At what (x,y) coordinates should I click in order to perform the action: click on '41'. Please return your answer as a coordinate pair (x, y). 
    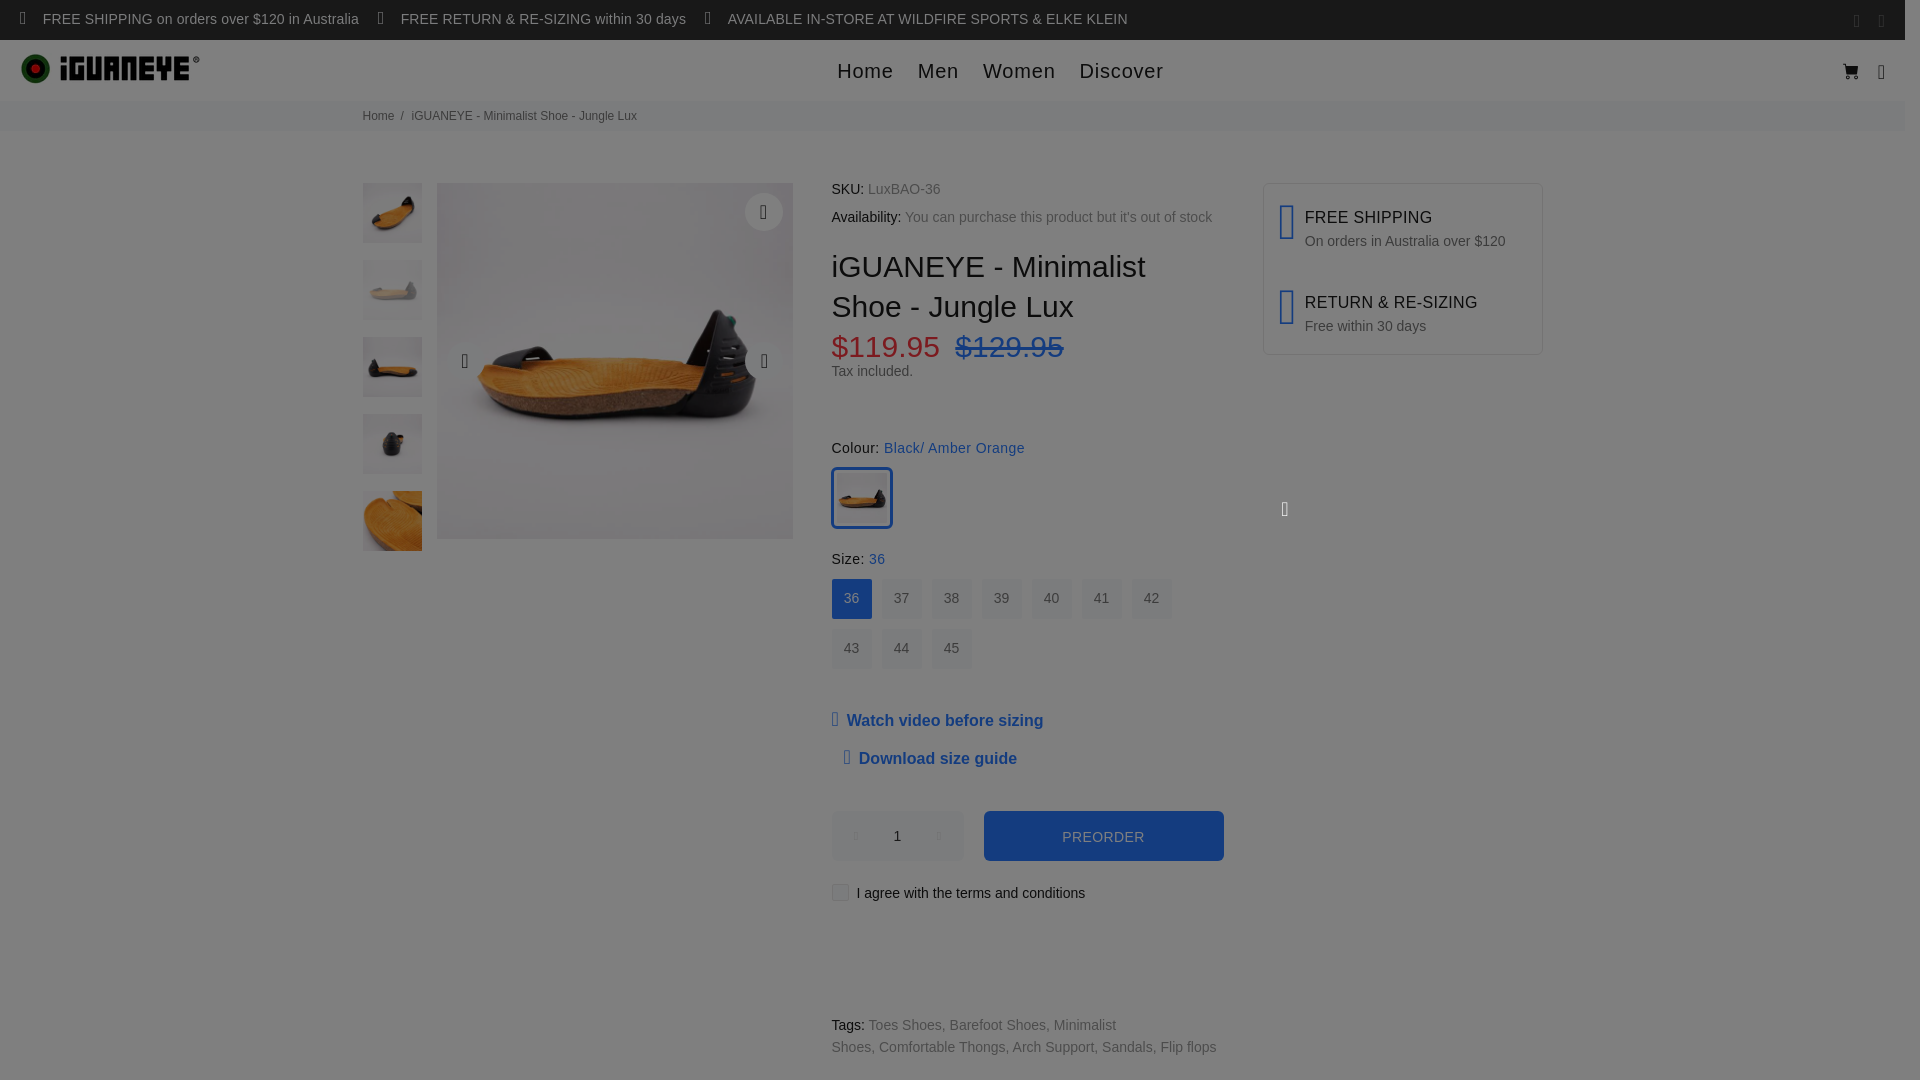
    Looking at the image, I should click on (1101, 597).